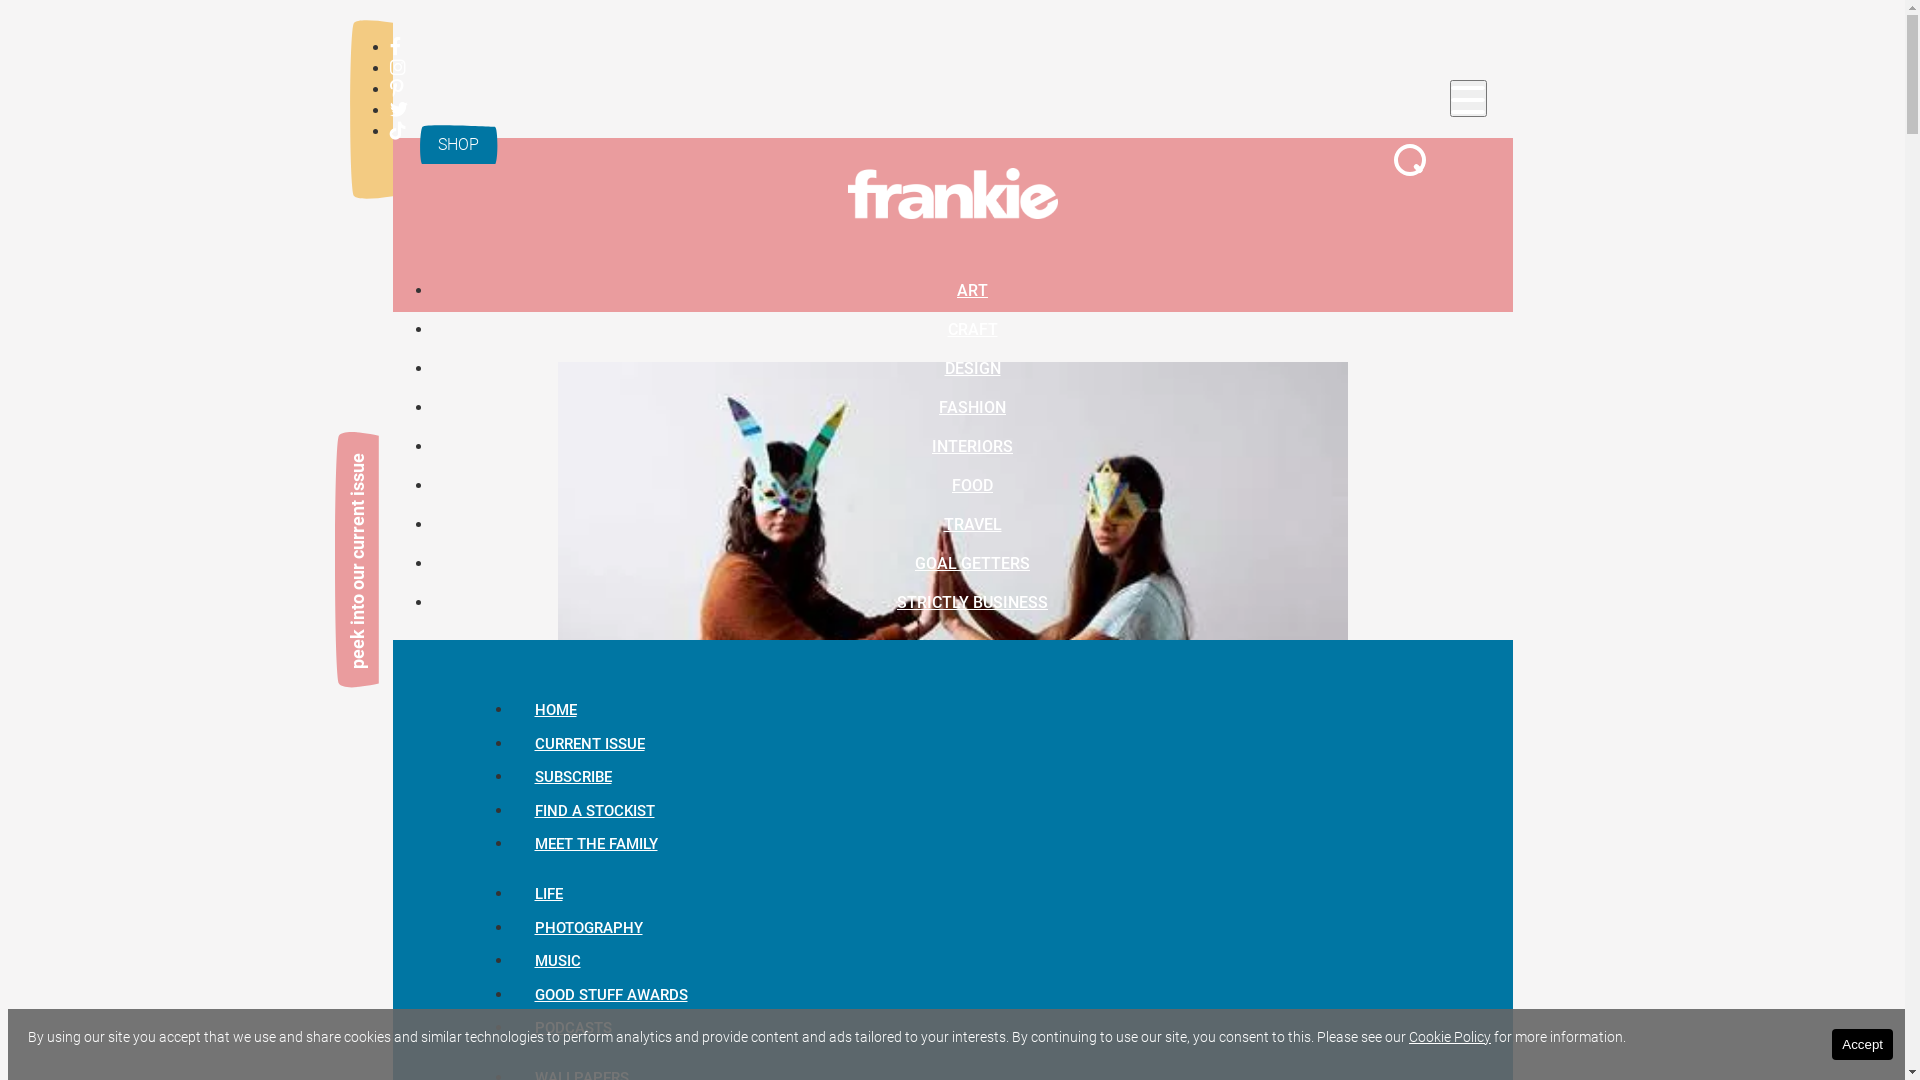 The image size is (1920, 1080). I want to click on 'MUSIC', so click(556, 959).